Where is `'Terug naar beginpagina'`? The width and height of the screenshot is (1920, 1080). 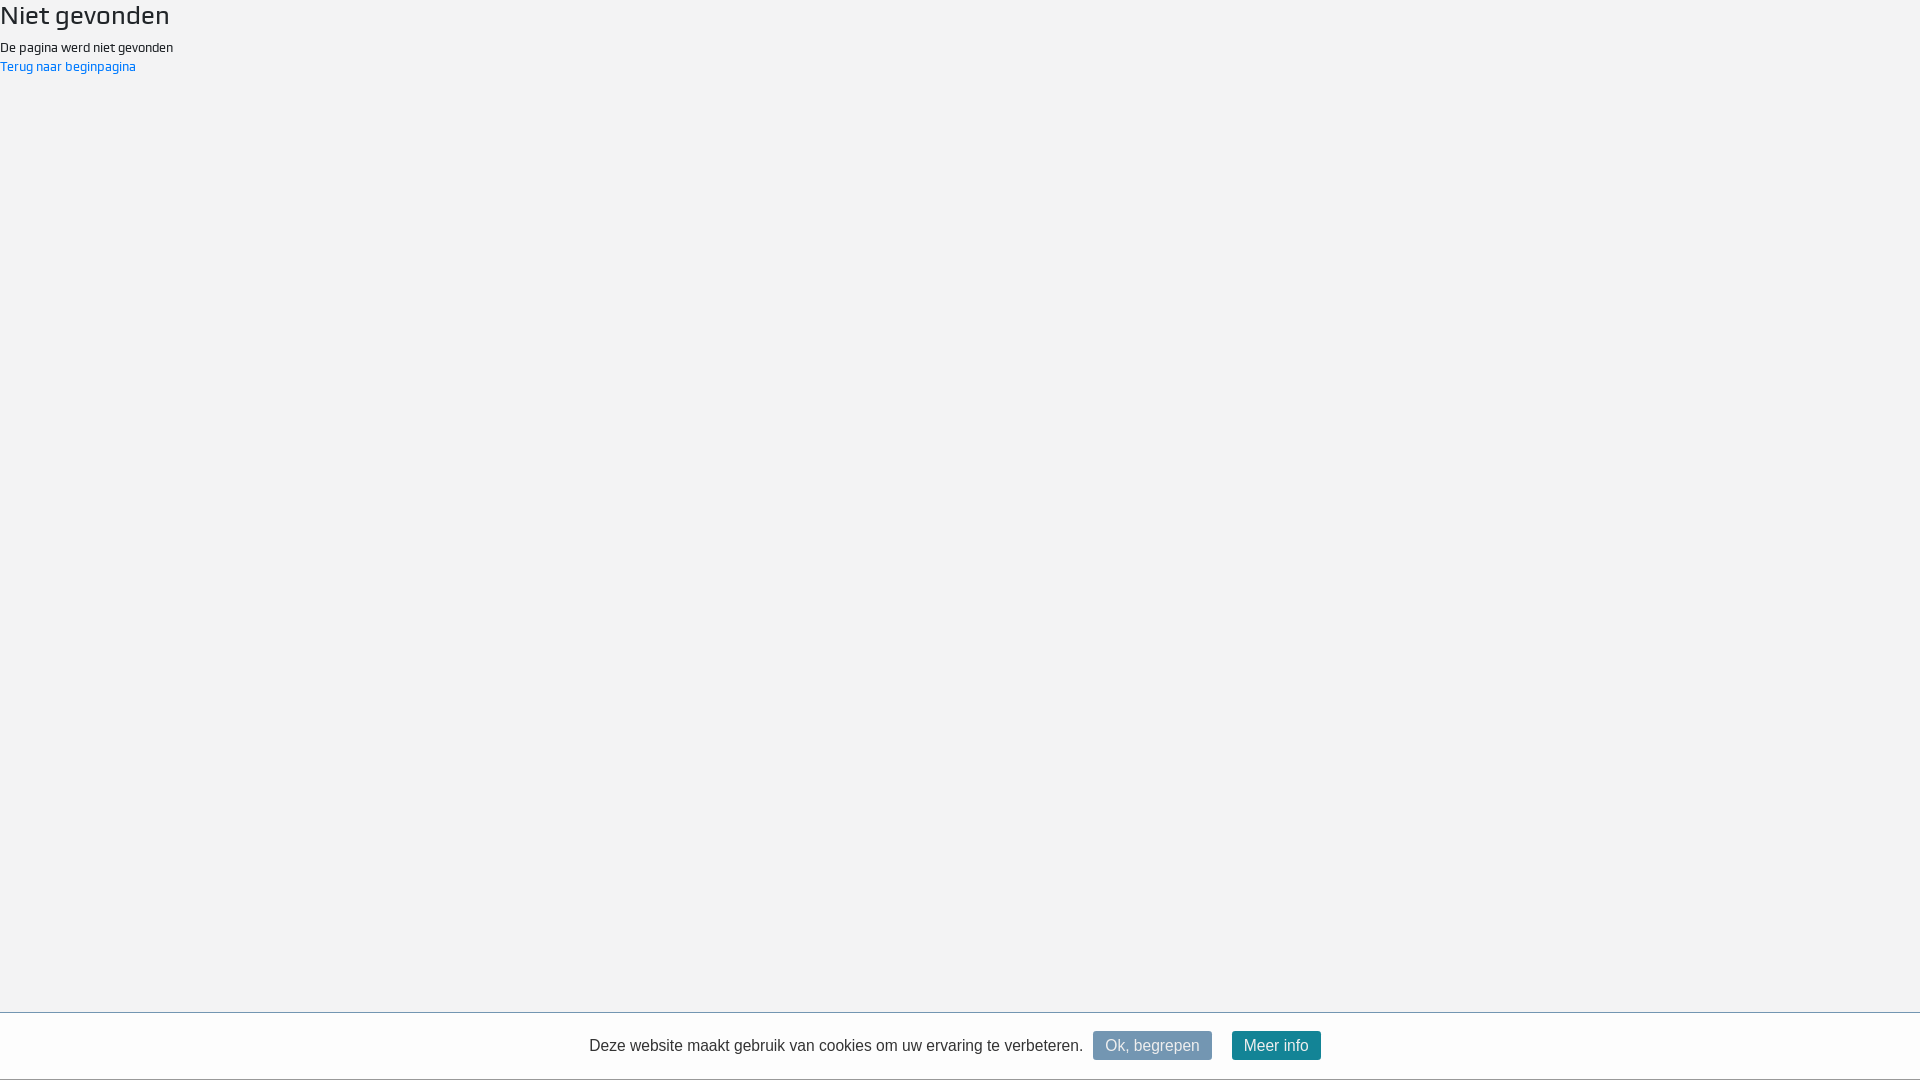
'Terug naar beginpagina' is located at coordinates (67, 65).